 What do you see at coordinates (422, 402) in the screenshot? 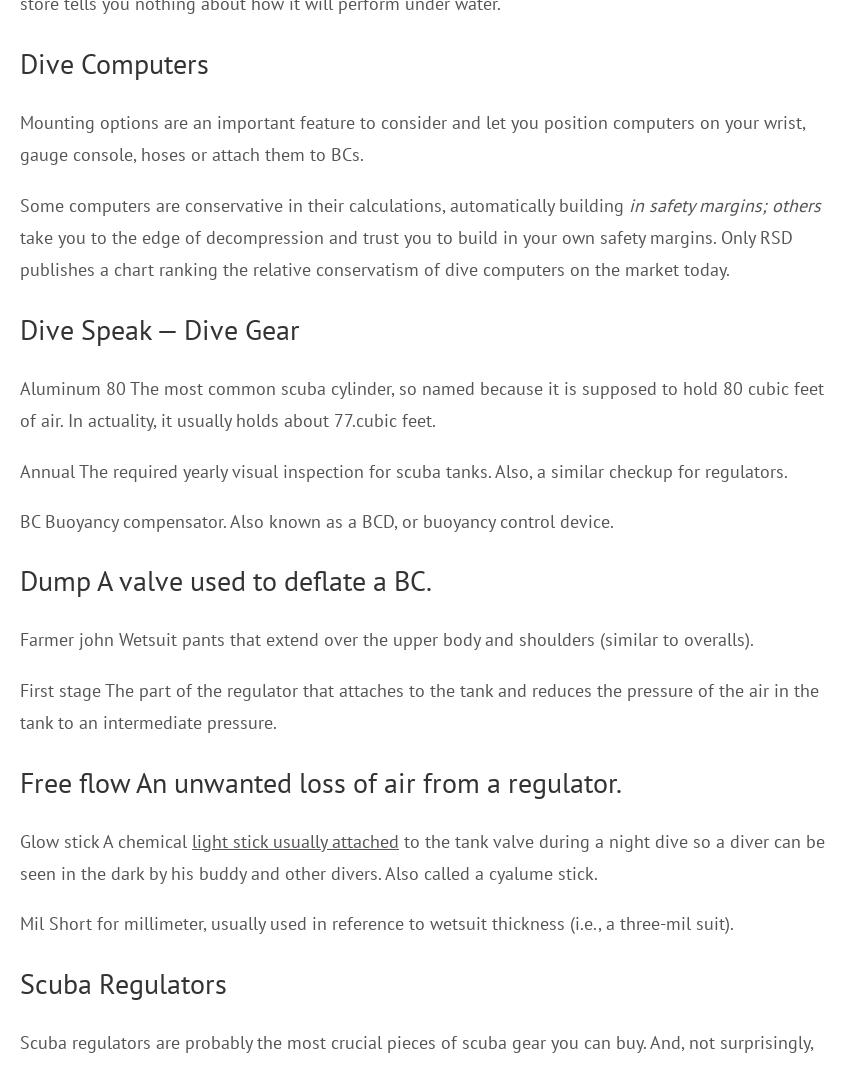
I see `'Aluminum 80 The most common scuba cylinder, so named because it is supposed to hold 80 cubic feet of air. In actuality, it usually holds about 77.cubic feet.'` at bounding box center [422, 402].